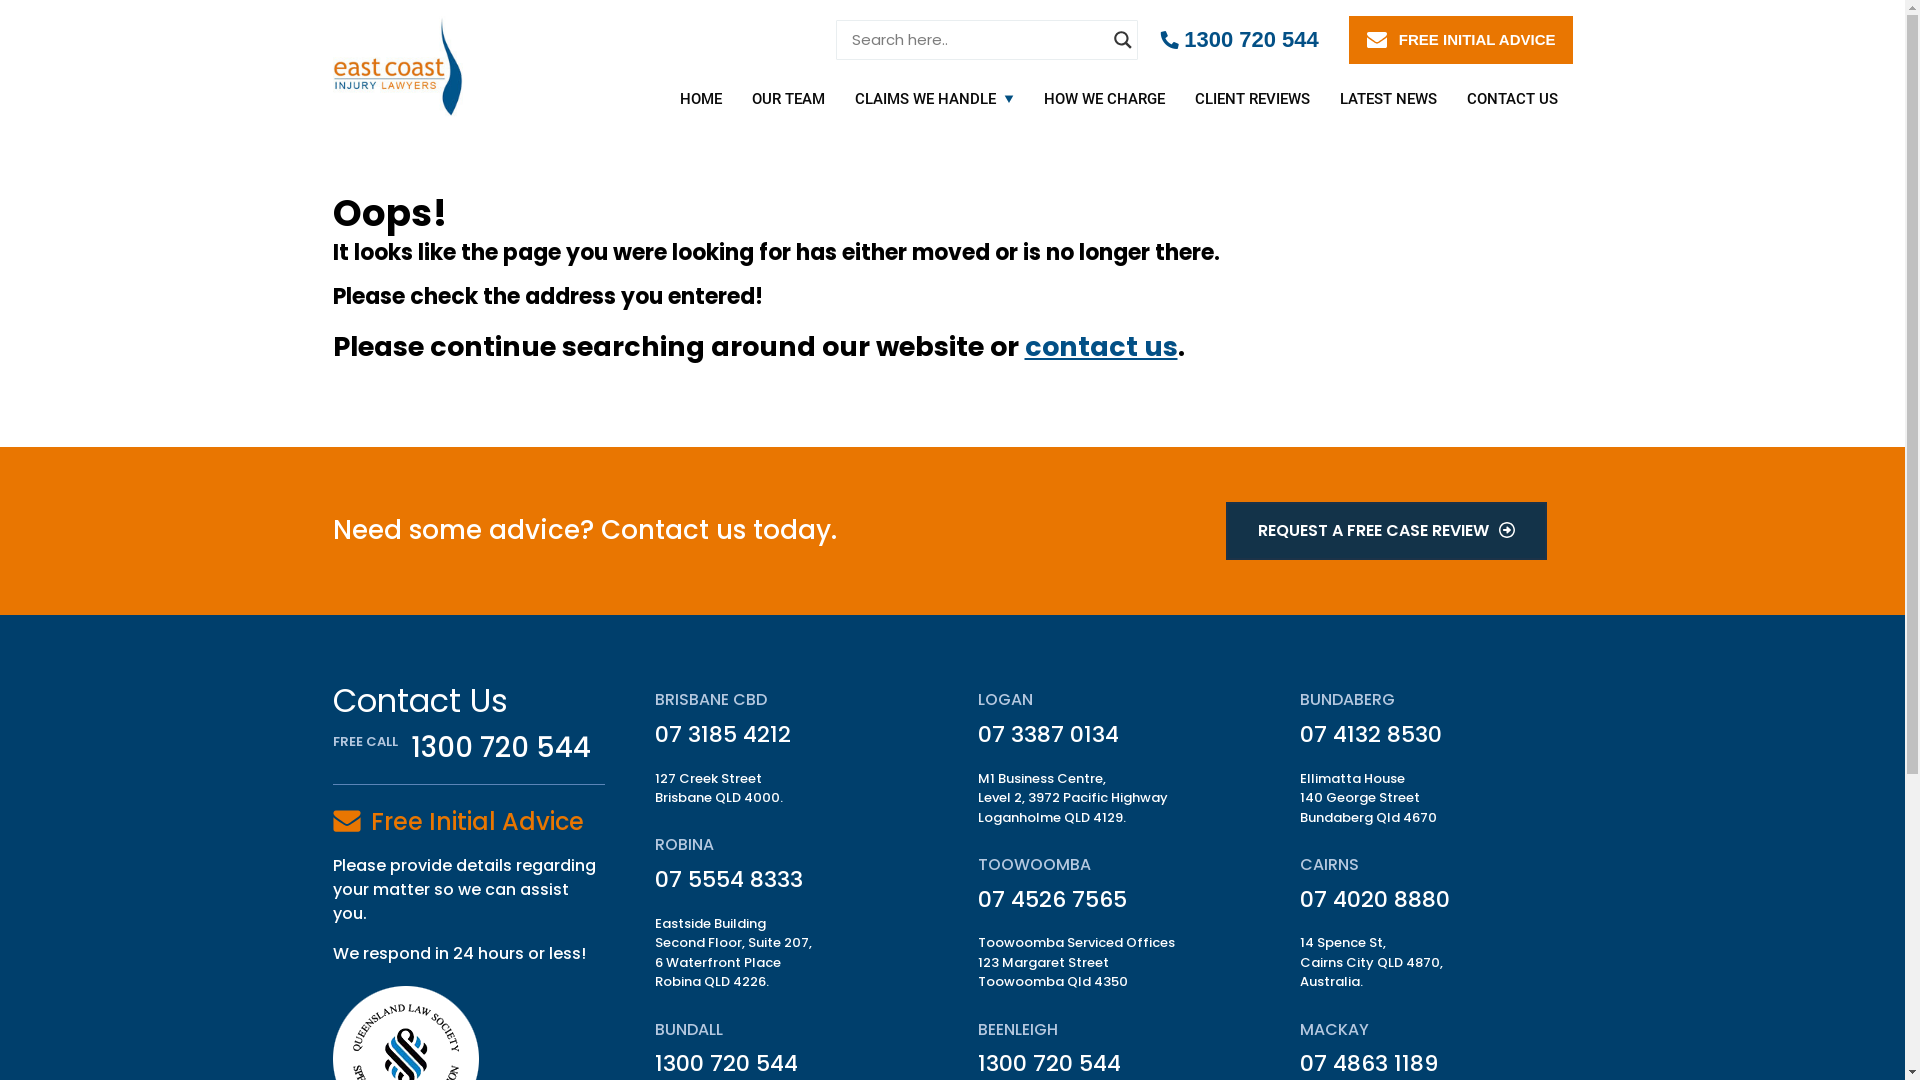 The width and height of the screenshot is (1920, 1080). What do you see at coordinates (1373, 898) in the screenshot?
I see `'07 4020 8880'` at bounding box center [1373, 898].